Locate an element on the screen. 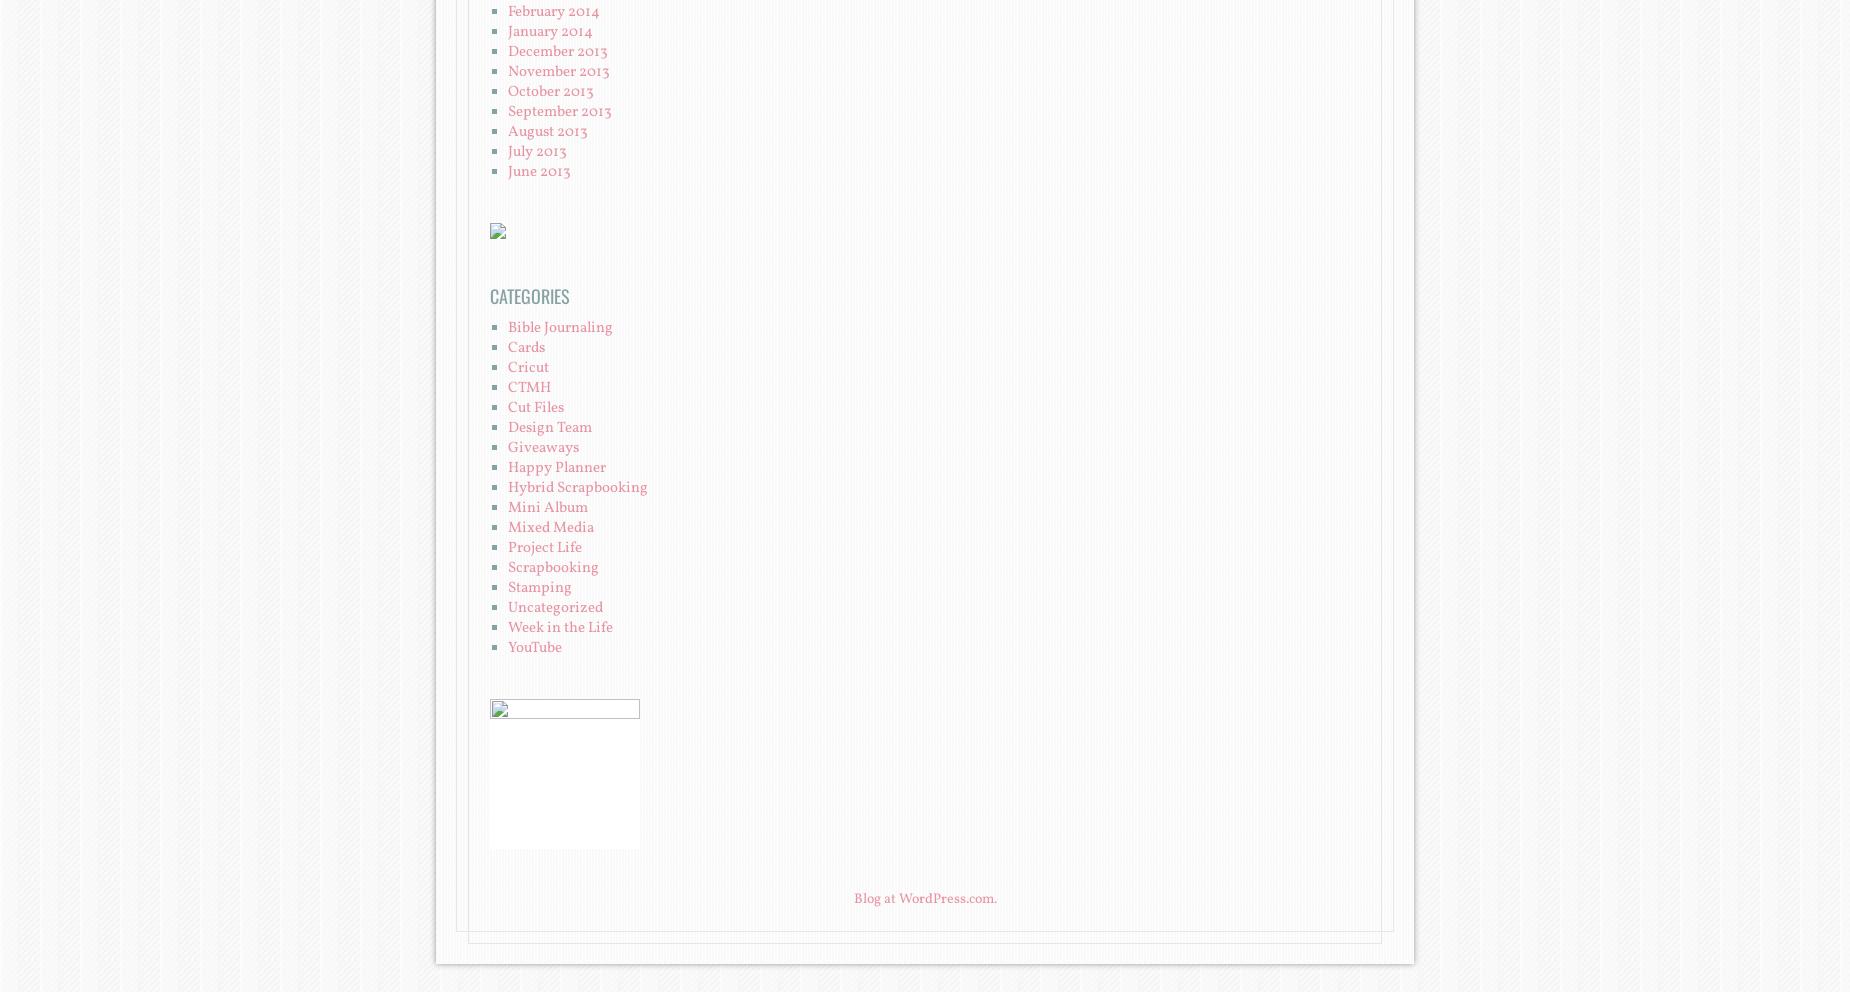 This screenshot has height=992, width=1850. 'January 2014' is located at coordinates (550, 30).